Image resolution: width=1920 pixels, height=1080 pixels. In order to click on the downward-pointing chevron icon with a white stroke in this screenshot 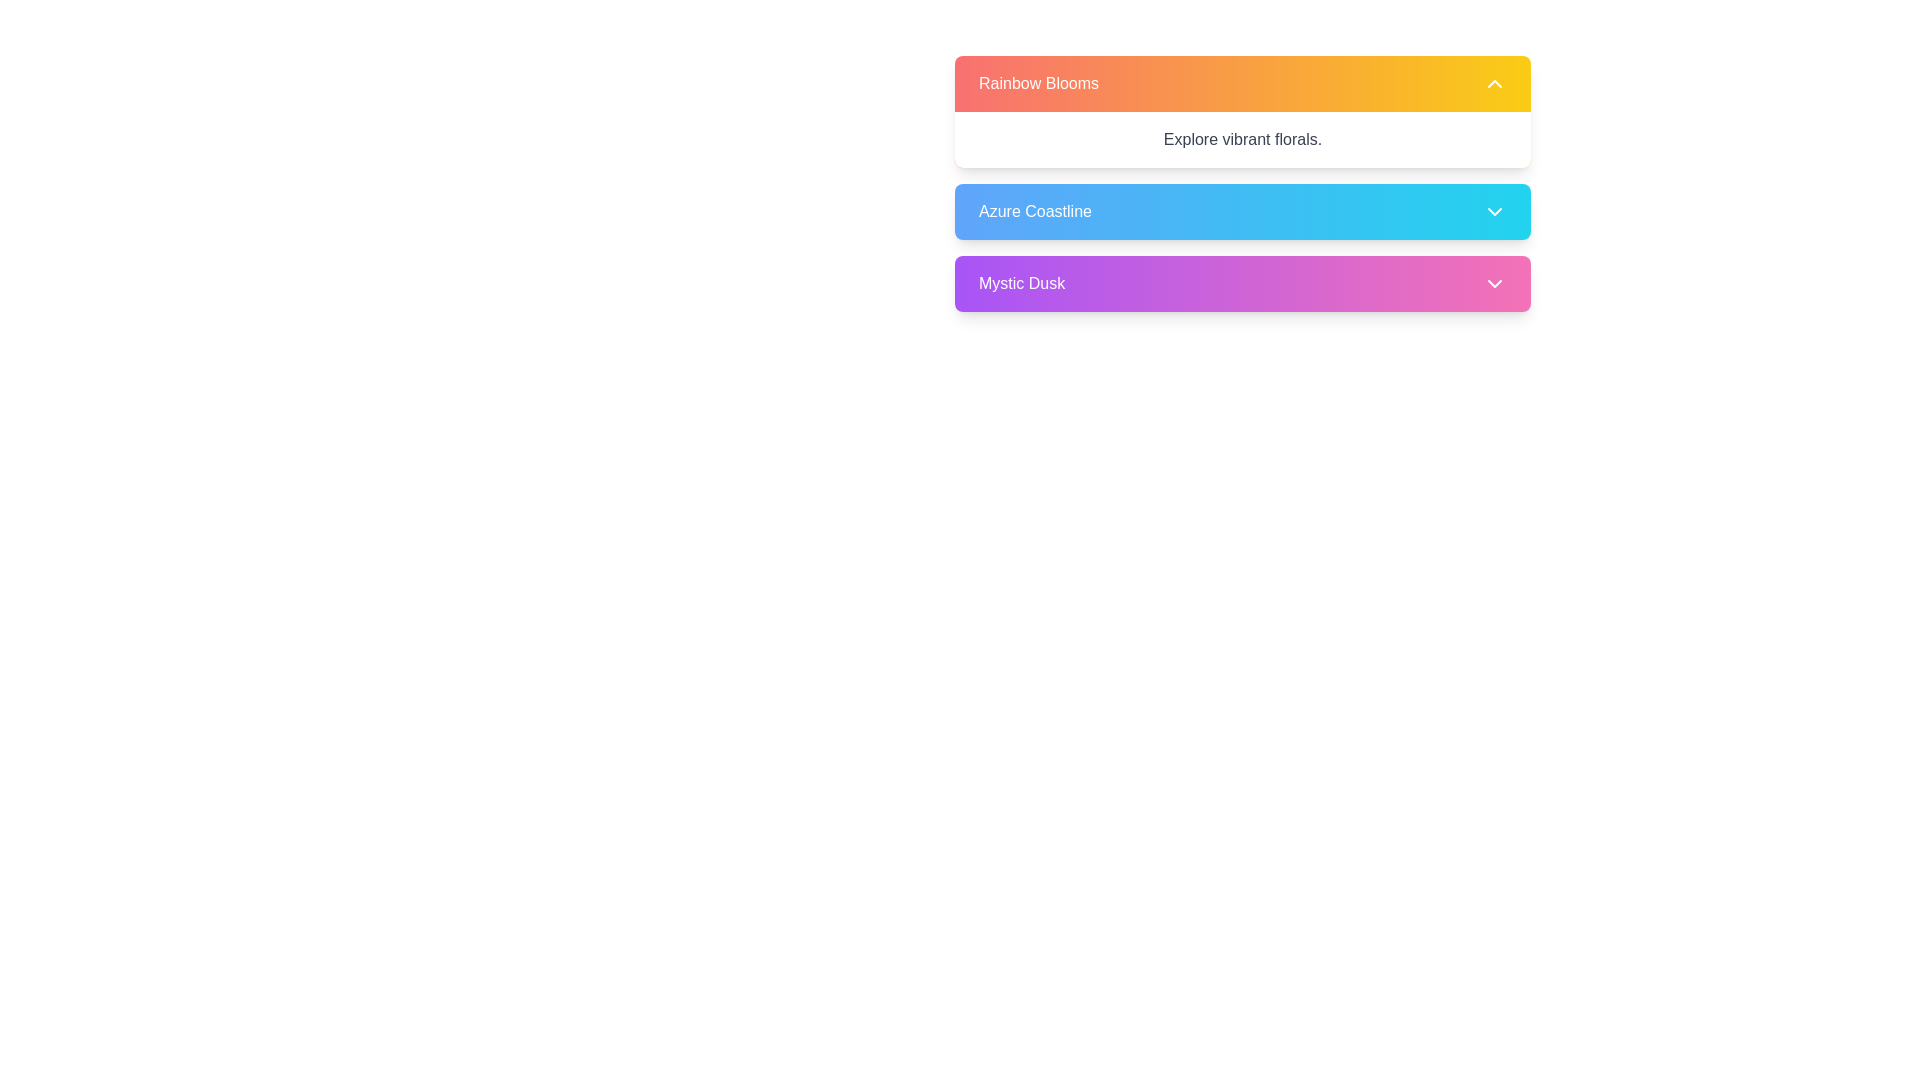, I will do `click(1494, 212)`.